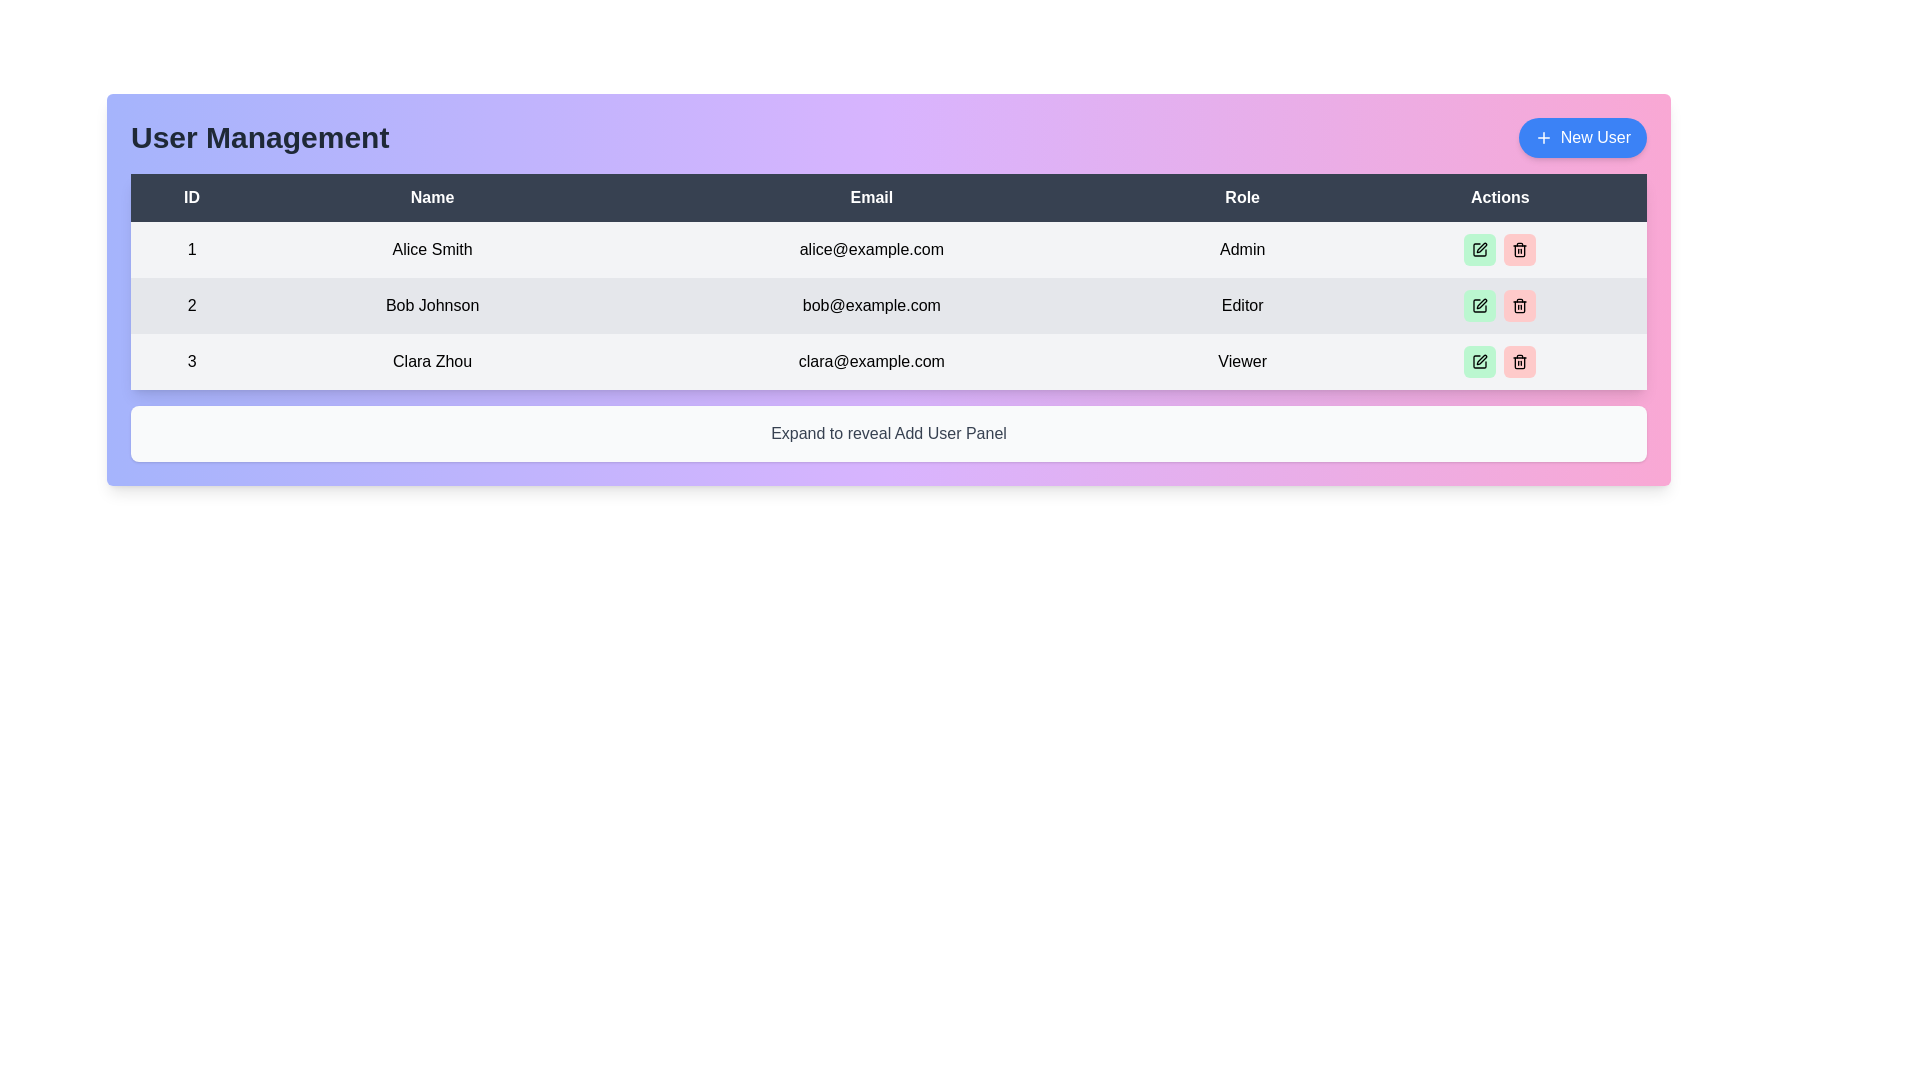 Image resolution: width=1920 pixels, height=1080 pixels. What do you see at coordinates (1241, 362) in the screenshot?
I see `the Text label indicating the role of user 'Clara Zhou' as 'Viewer' in the 'Role' column of the data table` at bounding box center [1241, 362].